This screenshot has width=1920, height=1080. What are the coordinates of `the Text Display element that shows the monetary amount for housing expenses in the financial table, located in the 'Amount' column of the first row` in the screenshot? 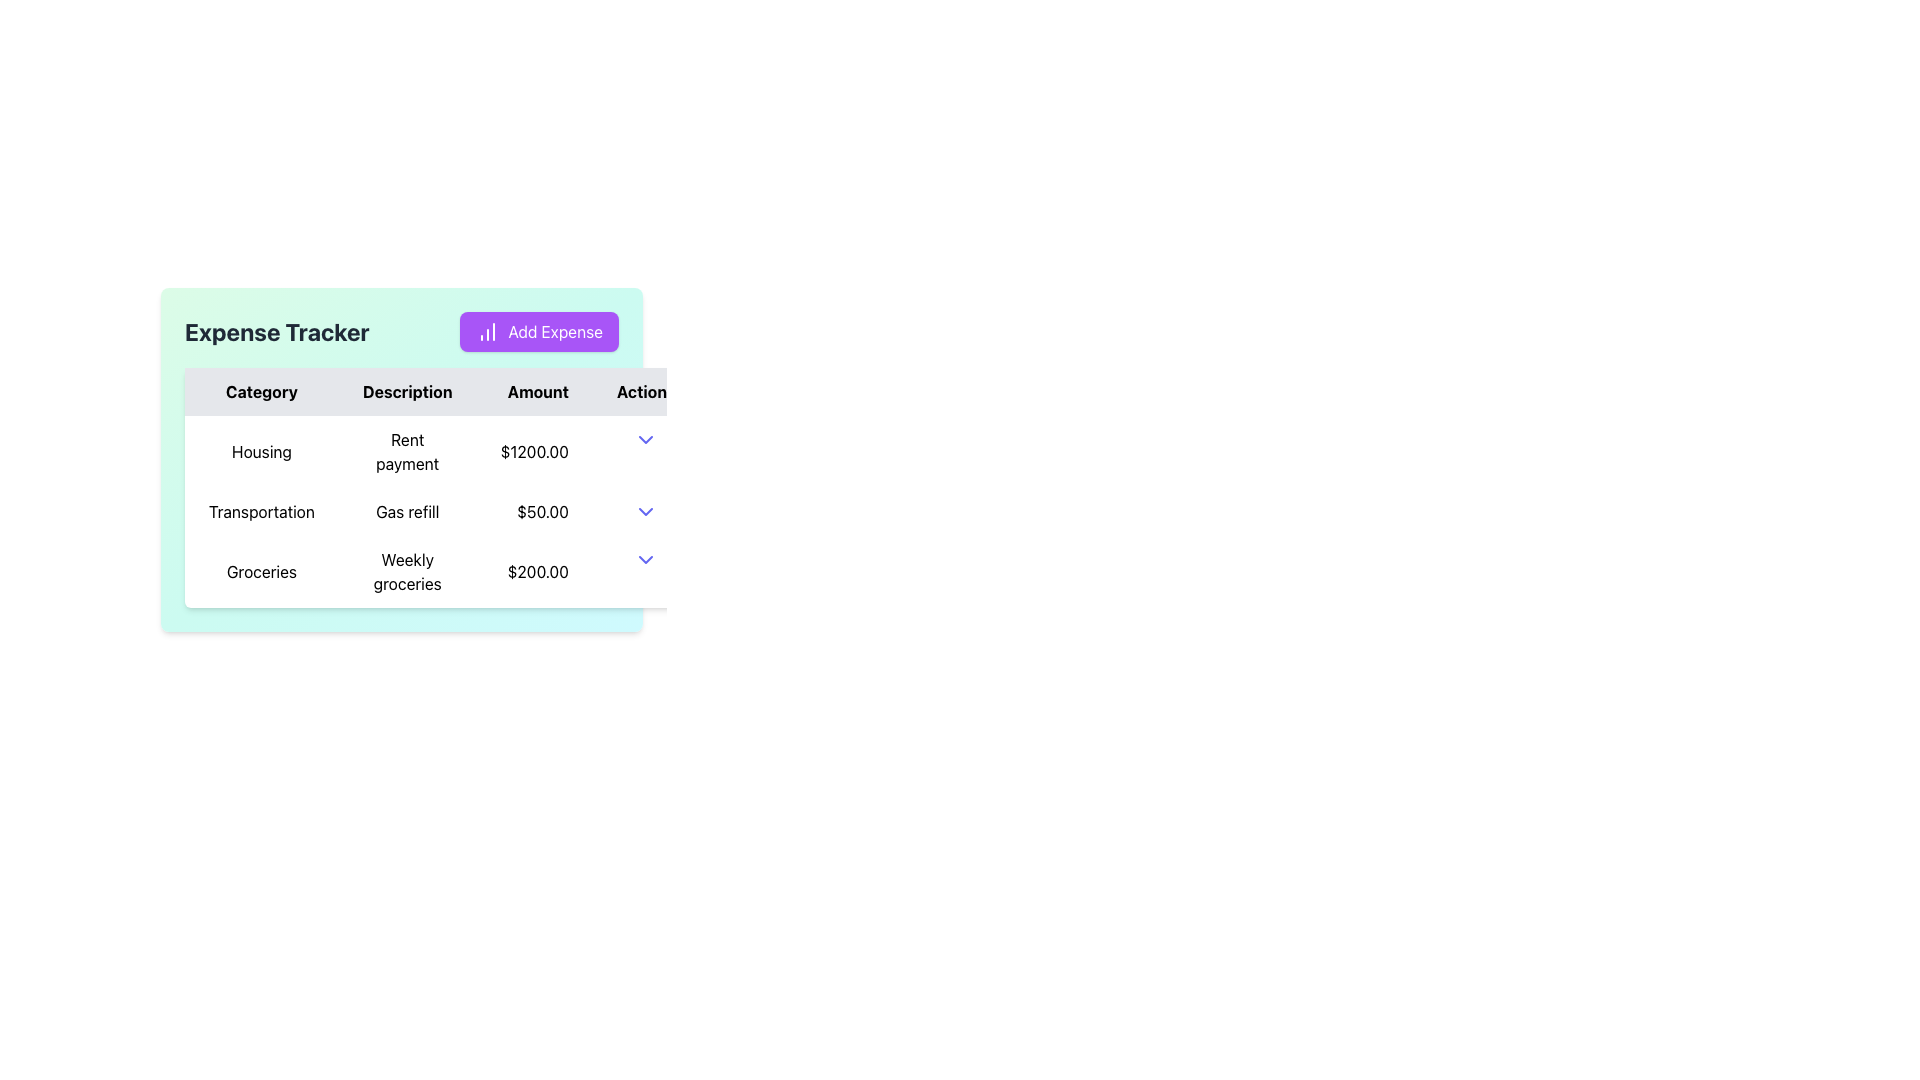 It's located at (534, 451).